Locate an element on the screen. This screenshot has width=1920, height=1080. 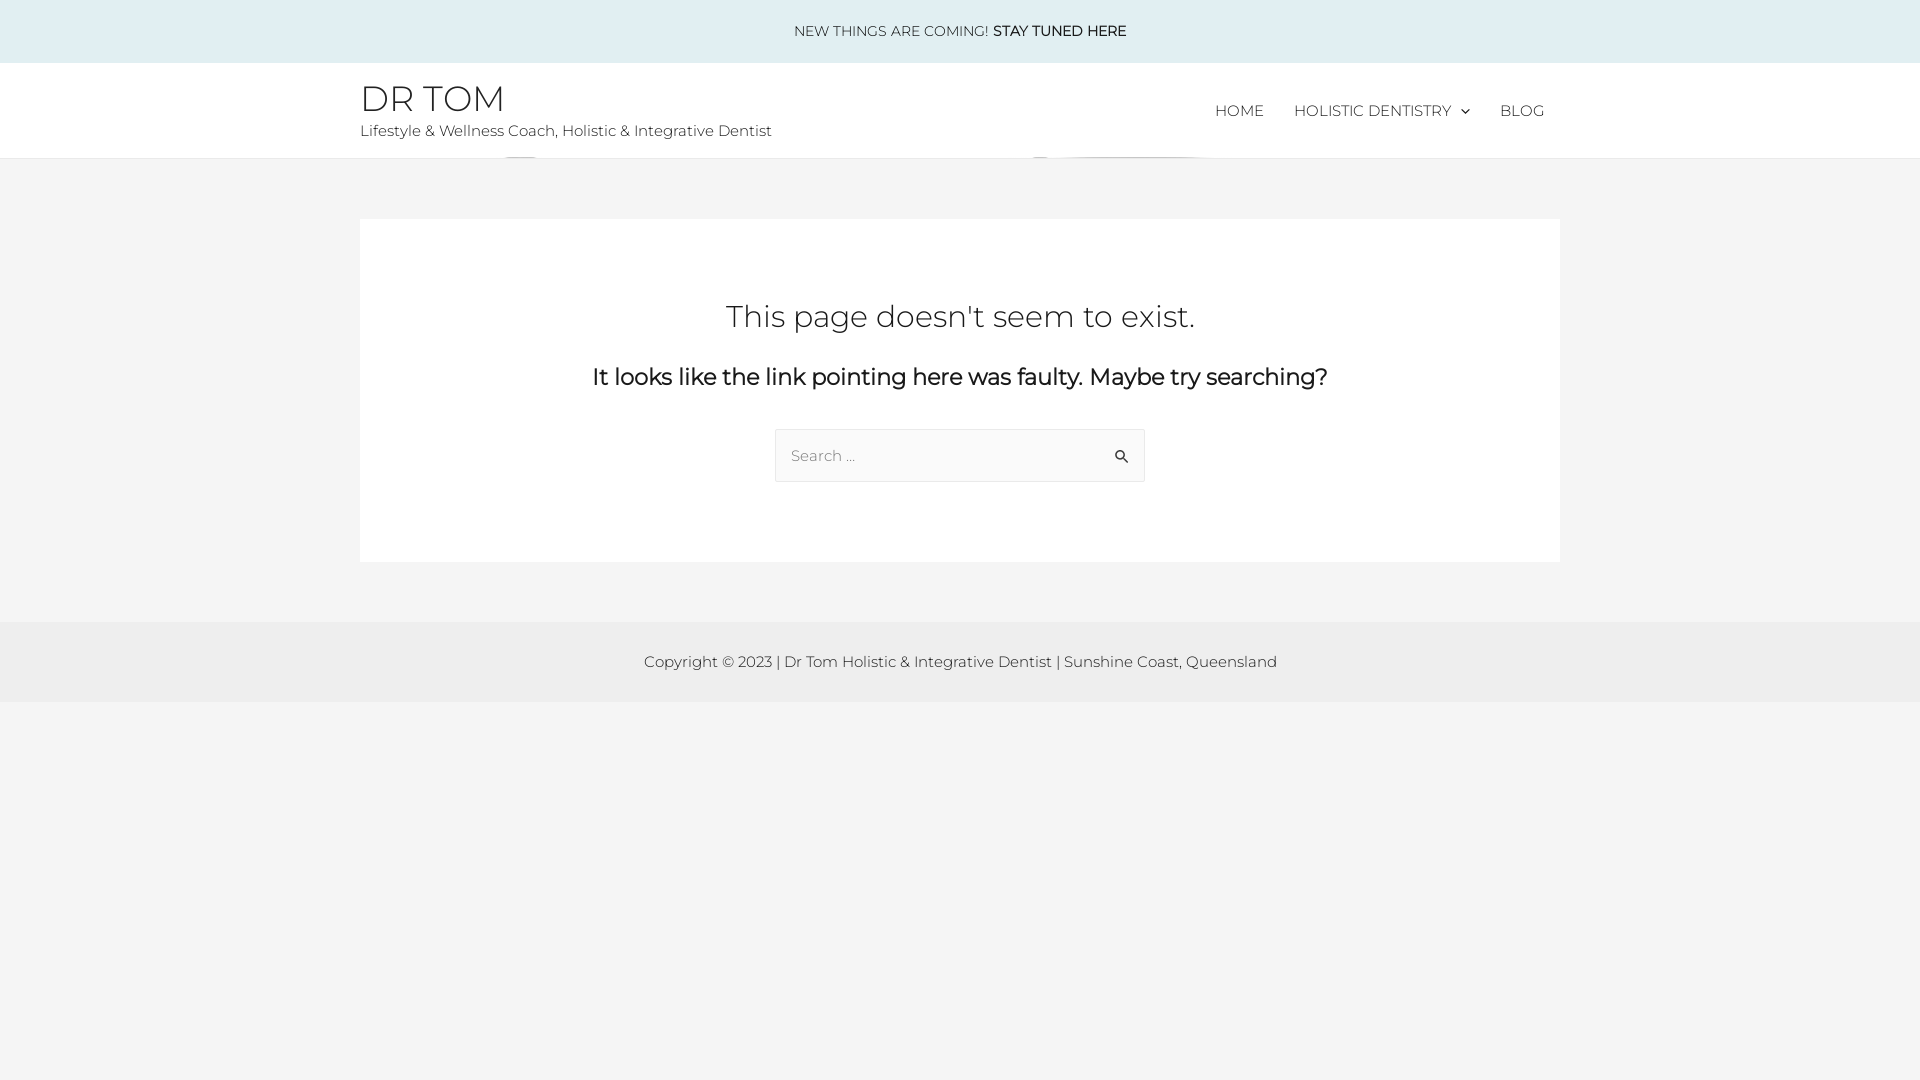
'BLOG' is located at coordinates (1484, 111).